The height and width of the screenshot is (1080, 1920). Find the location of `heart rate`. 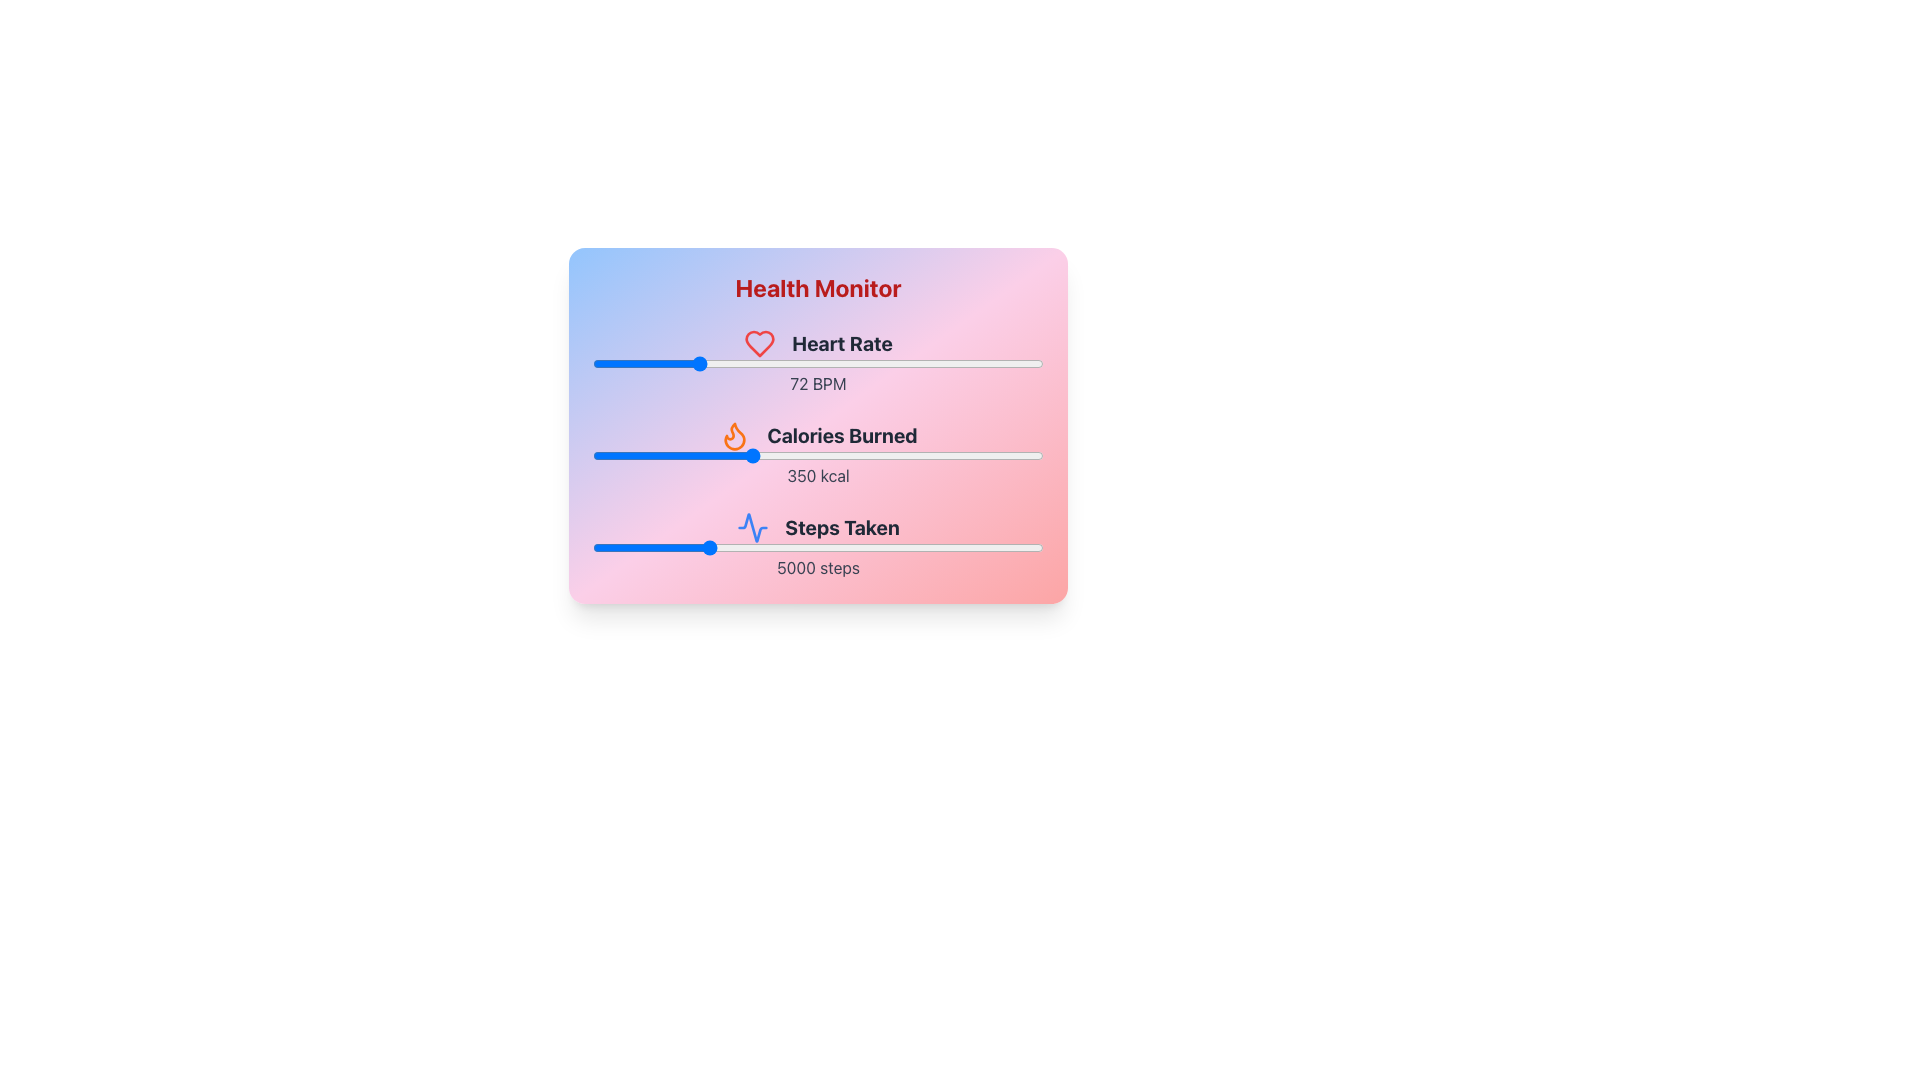

heart rate is located at coordinates (873, 363).